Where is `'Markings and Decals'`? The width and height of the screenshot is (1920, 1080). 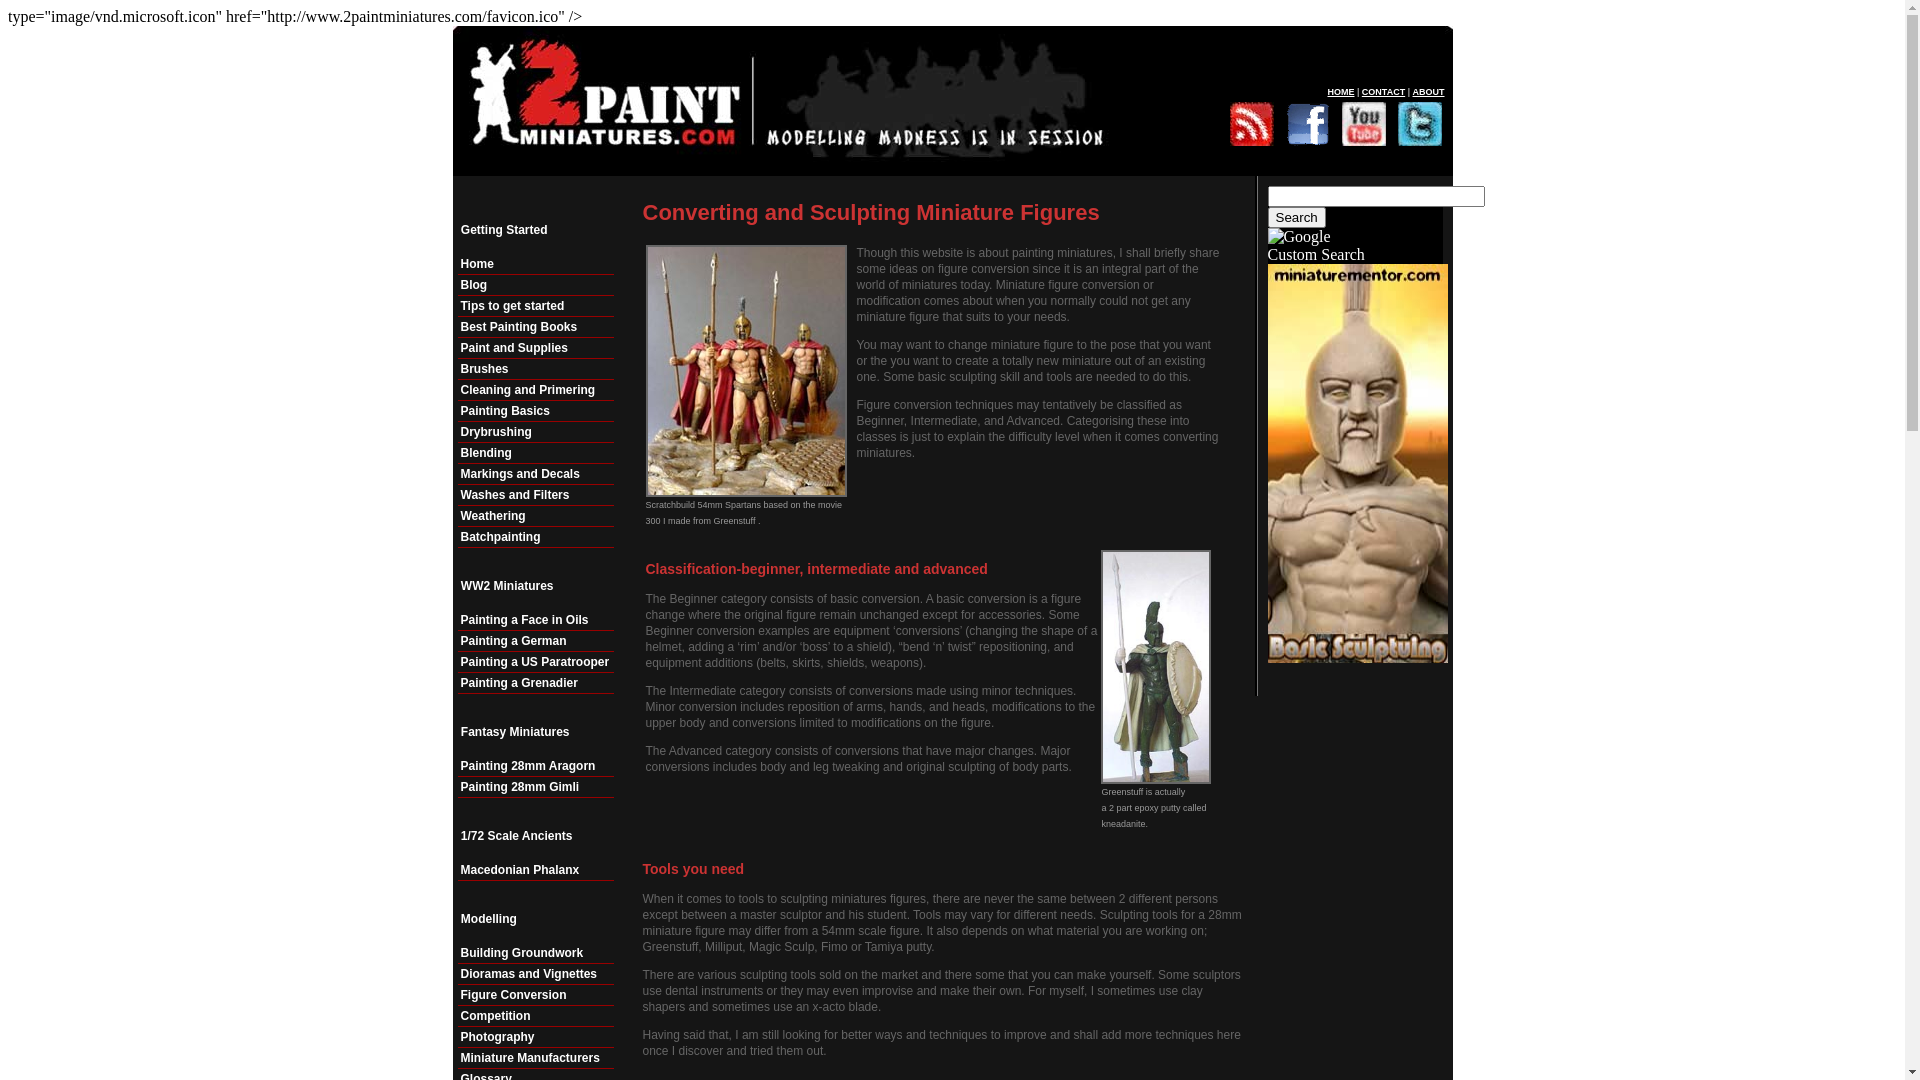
'Markings and Decals' is located at coordinates (536, 474).